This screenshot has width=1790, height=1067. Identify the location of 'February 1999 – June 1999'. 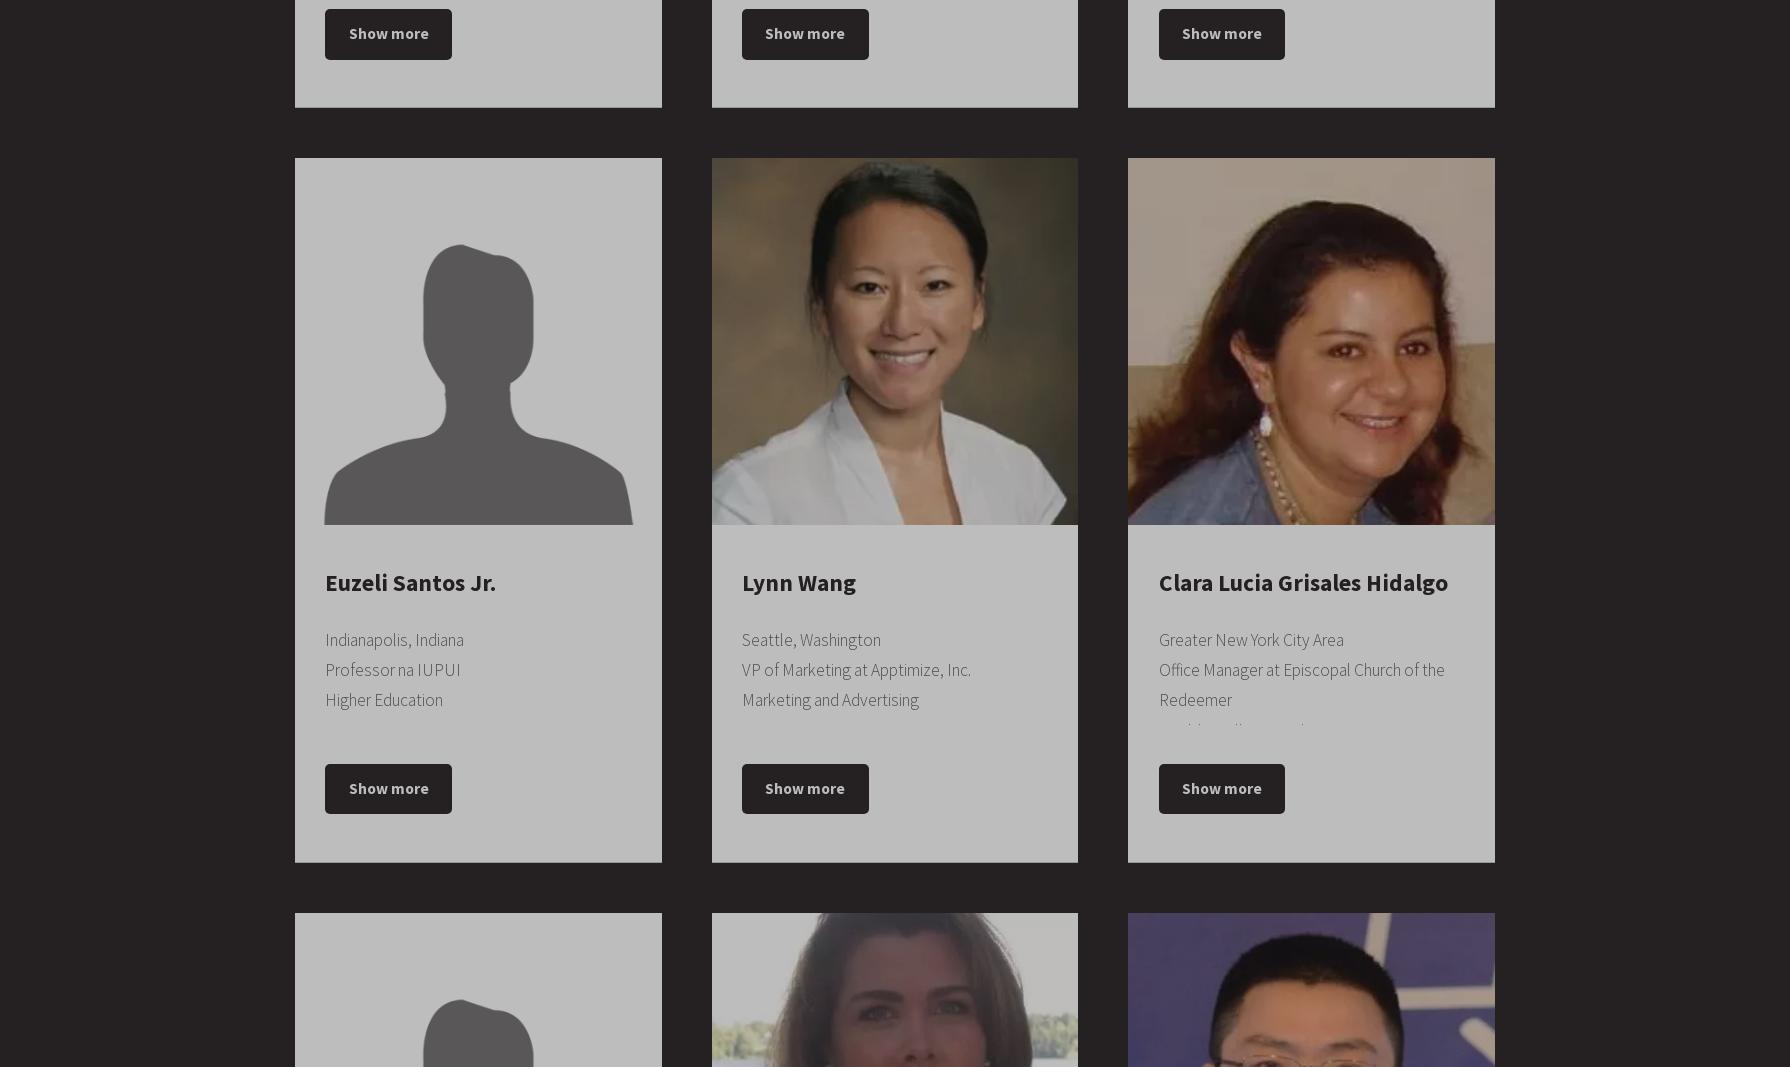
(884, 1021).